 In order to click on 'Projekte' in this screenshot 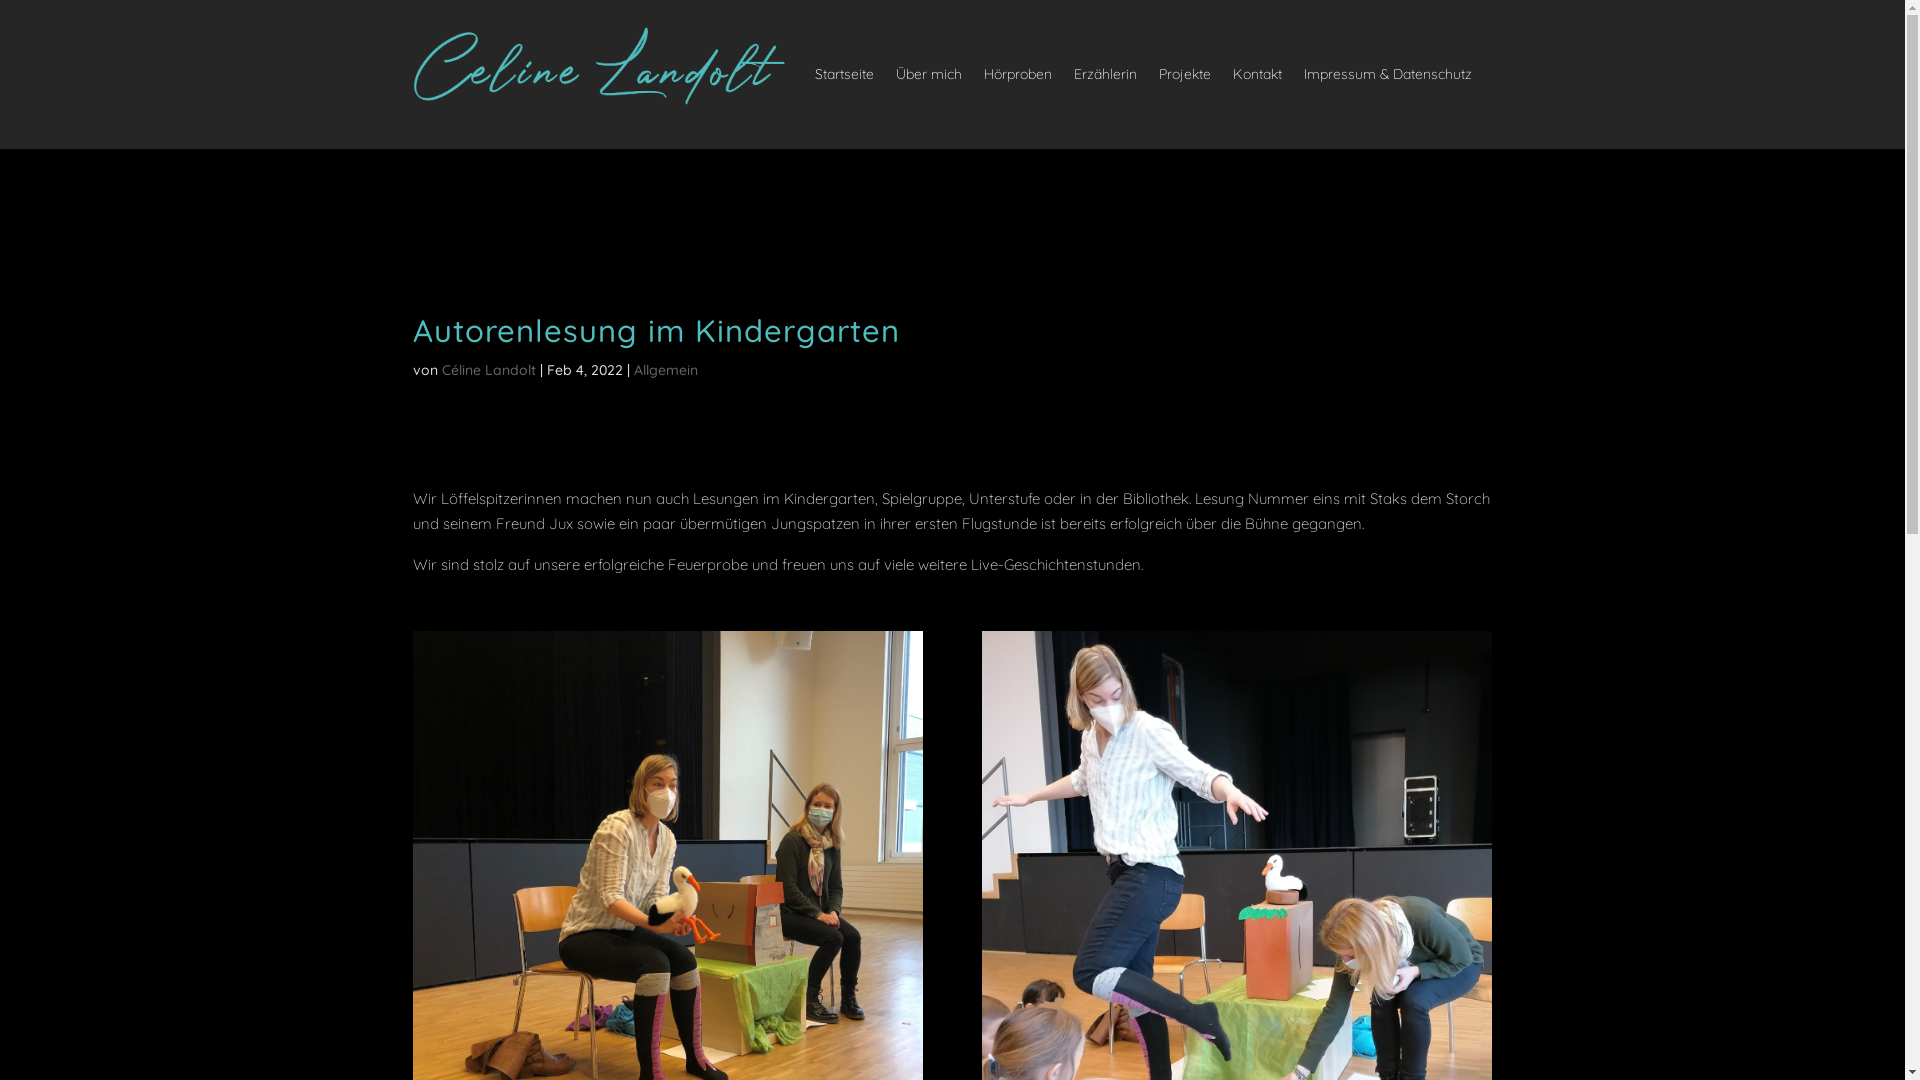, I will do `click(1158, 73)`.